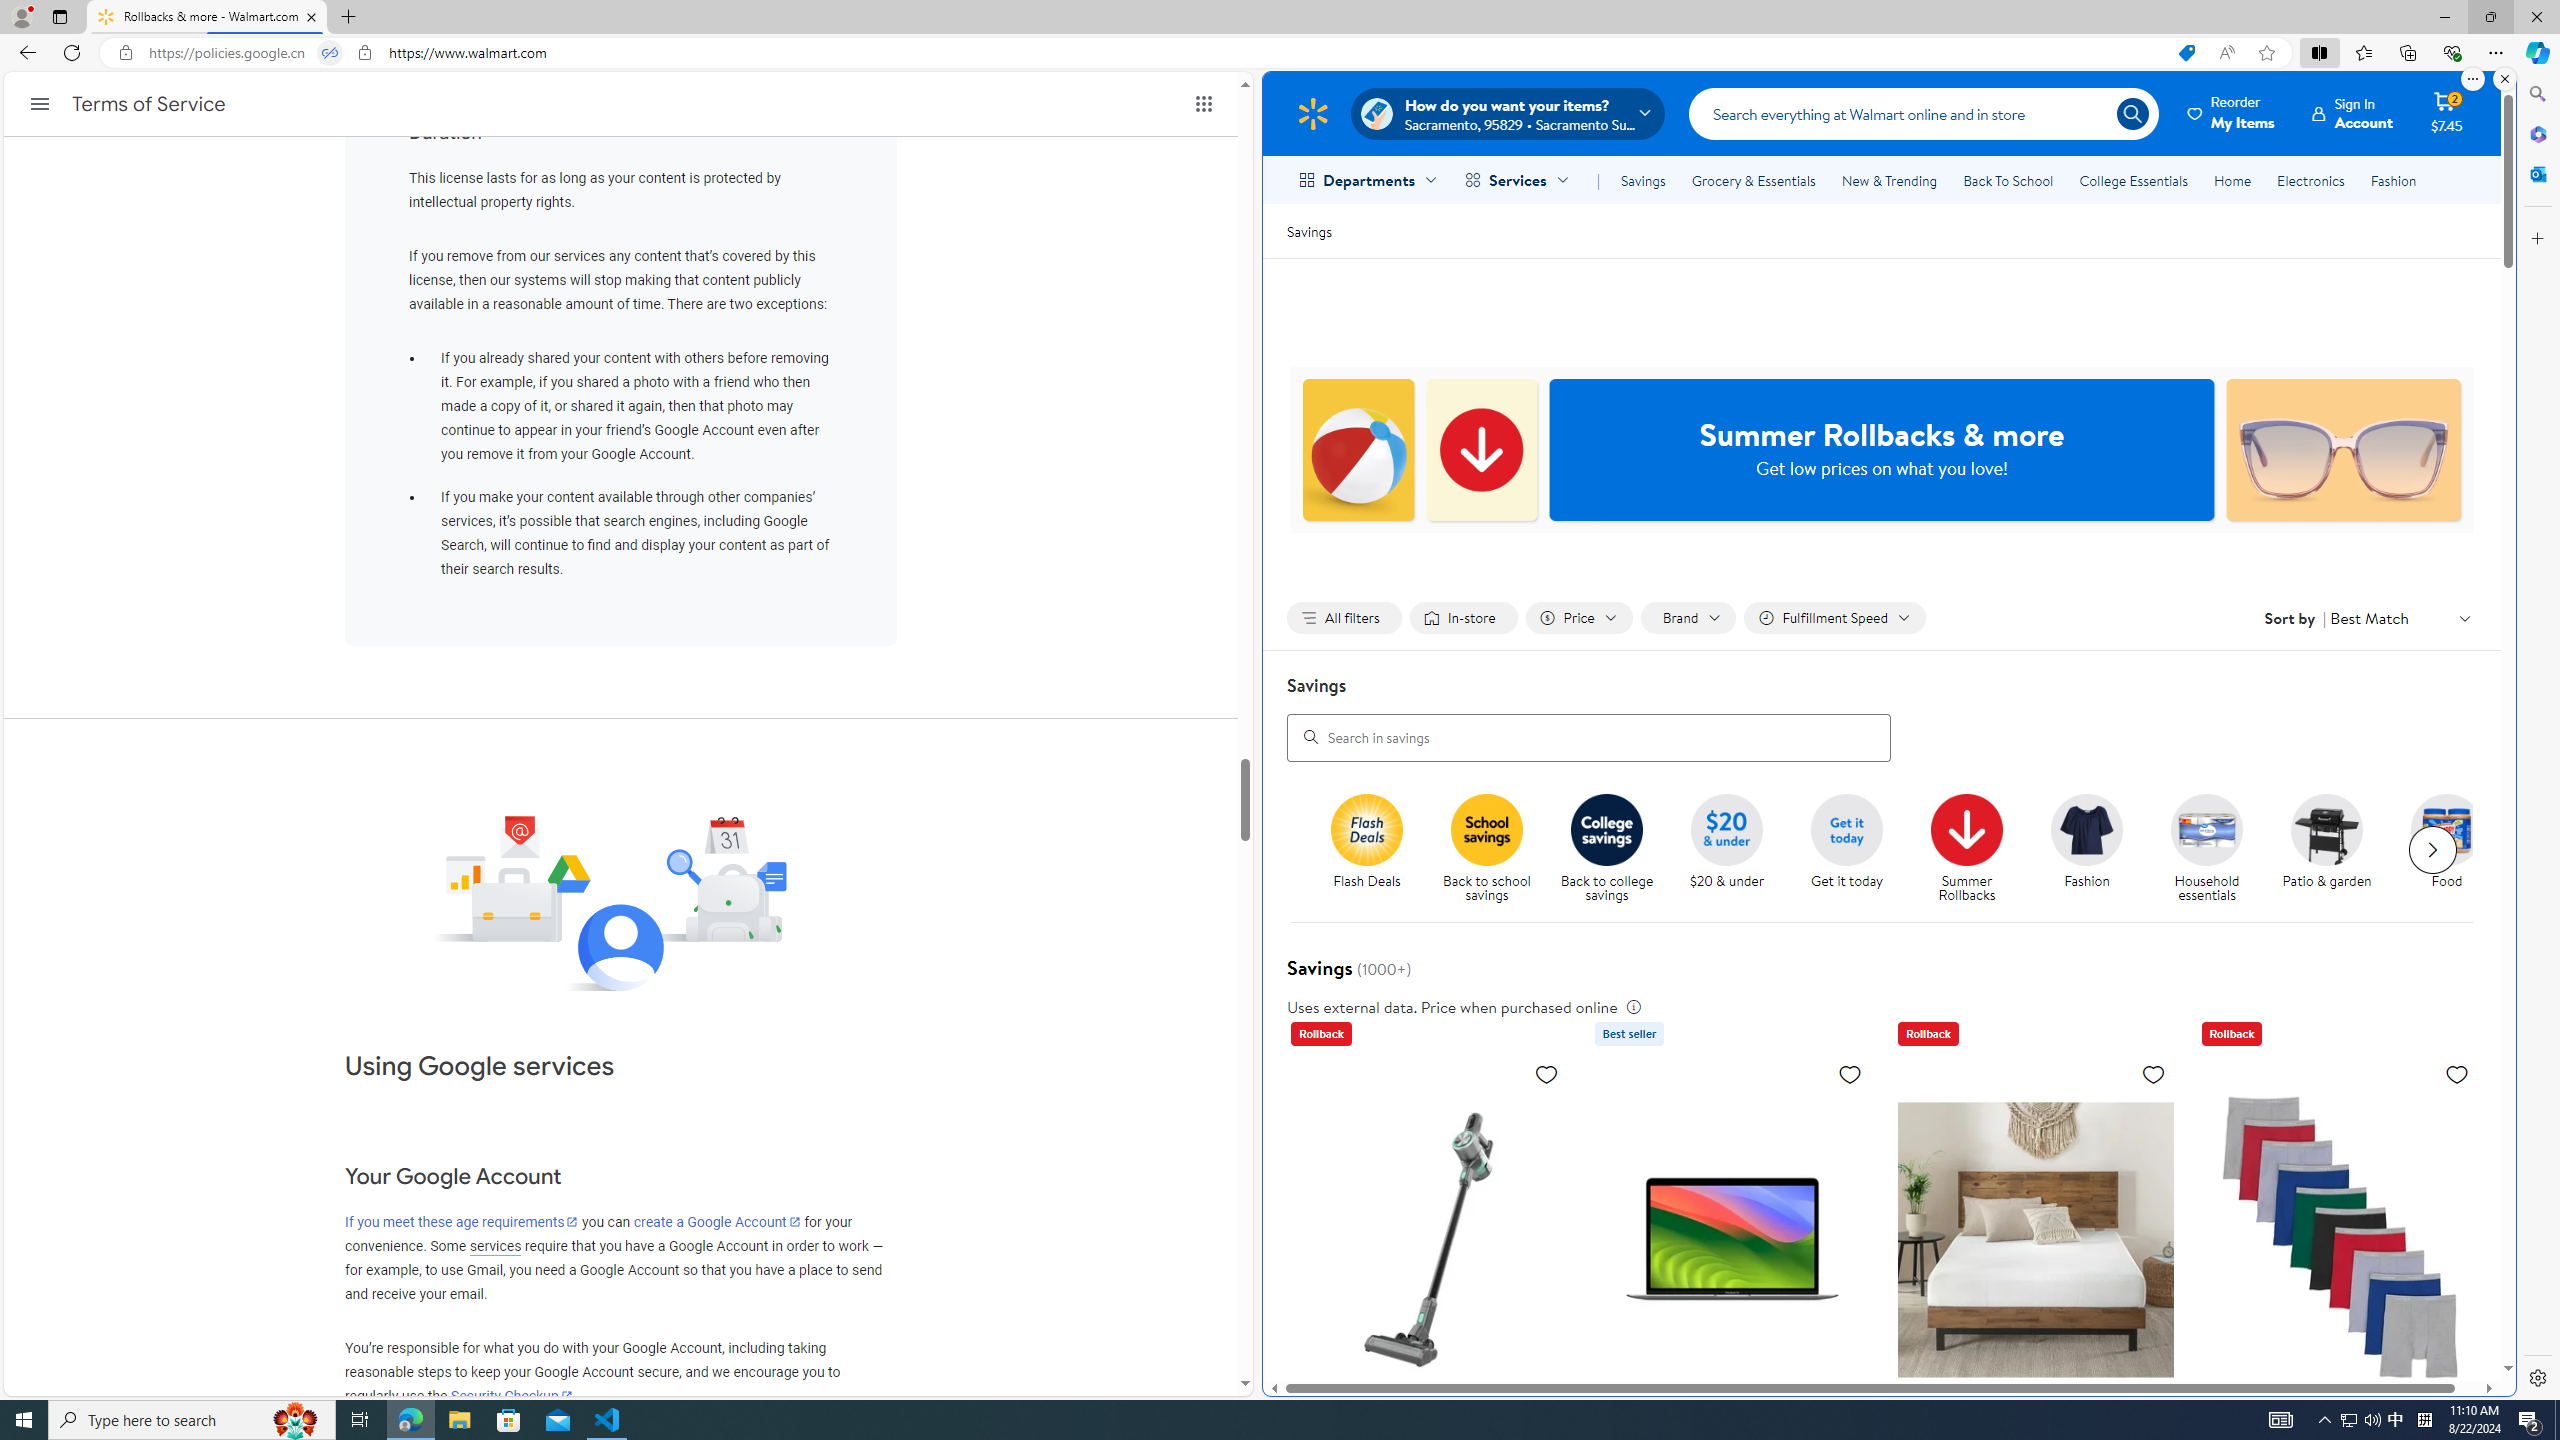 This screenshot has width=2560, height=1440. Describe the element at coordinates (2034, 1238) in the screenshot. I see `'Zinus Spa Sensations Serenity 8" Memory Foam Mattress, Full'` at that location.